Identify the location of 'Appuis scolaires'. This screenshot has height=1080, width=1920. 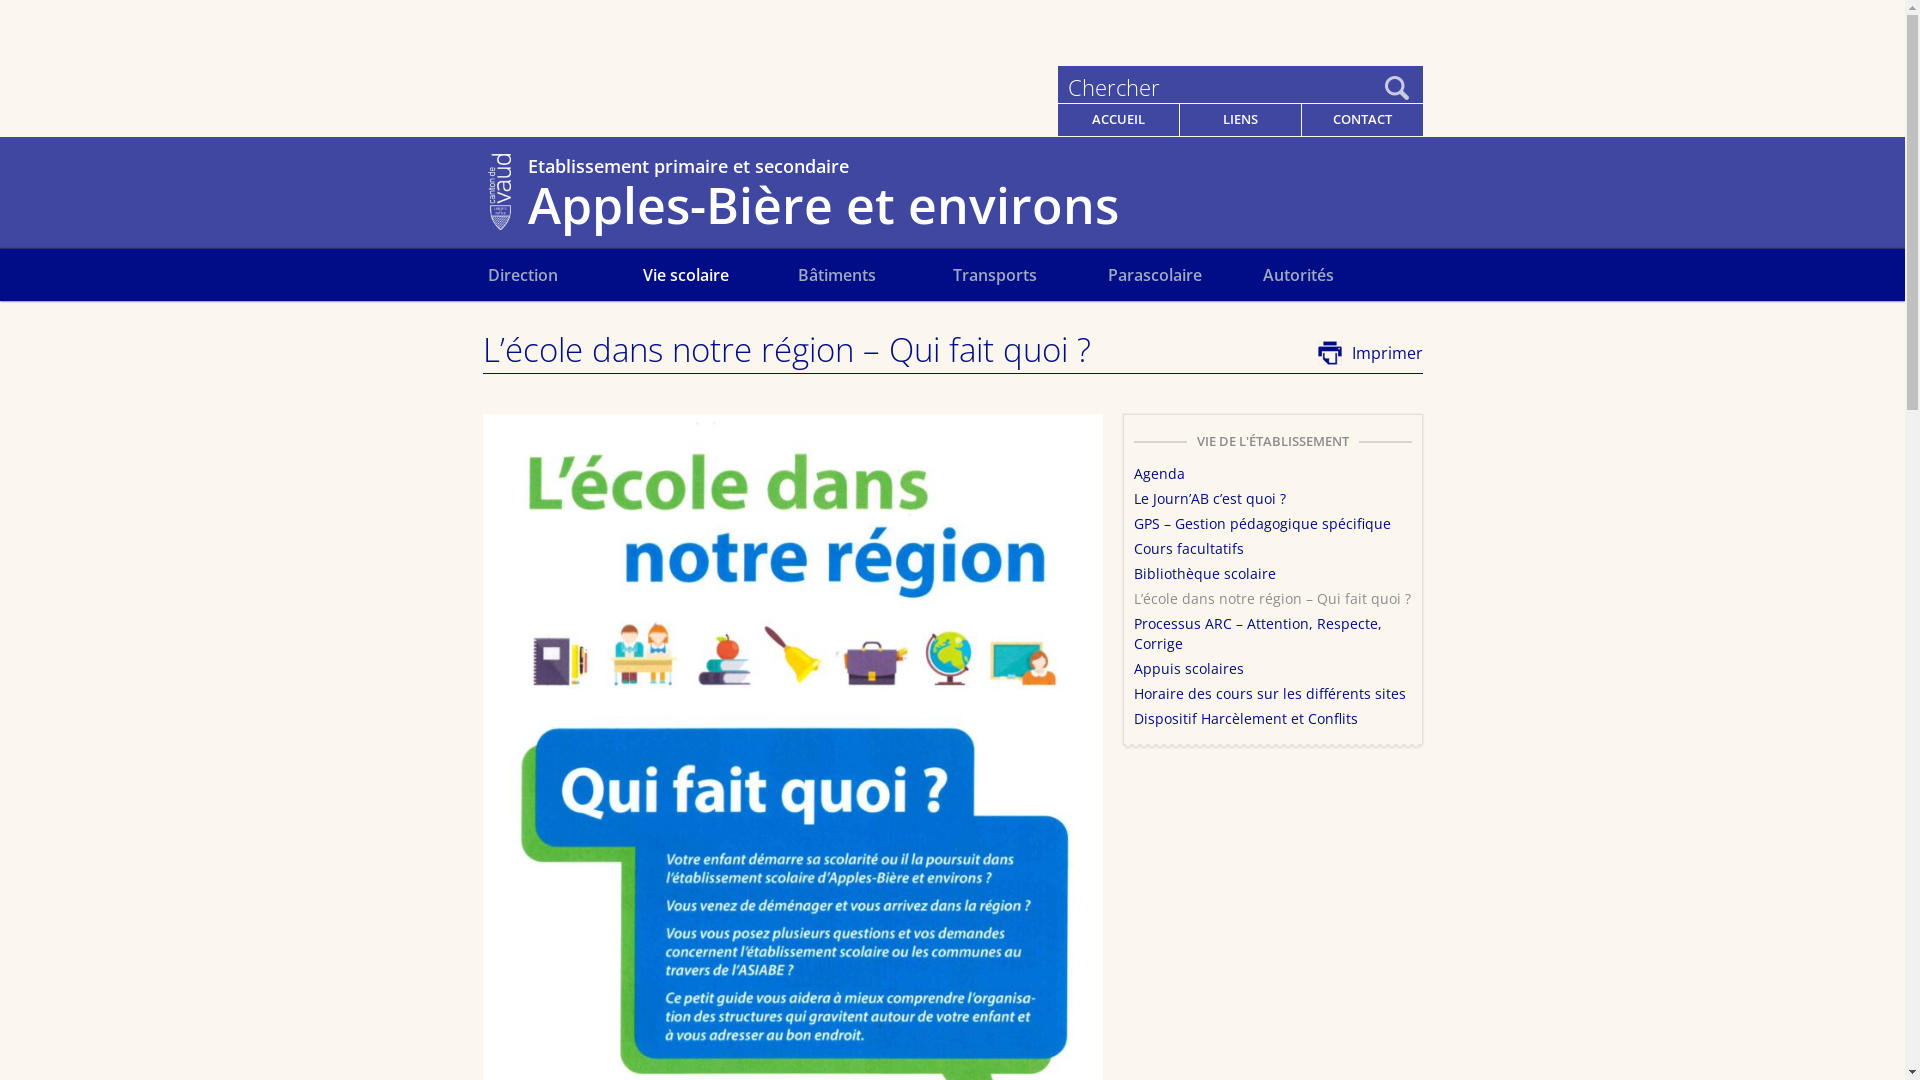
(1189, 668).